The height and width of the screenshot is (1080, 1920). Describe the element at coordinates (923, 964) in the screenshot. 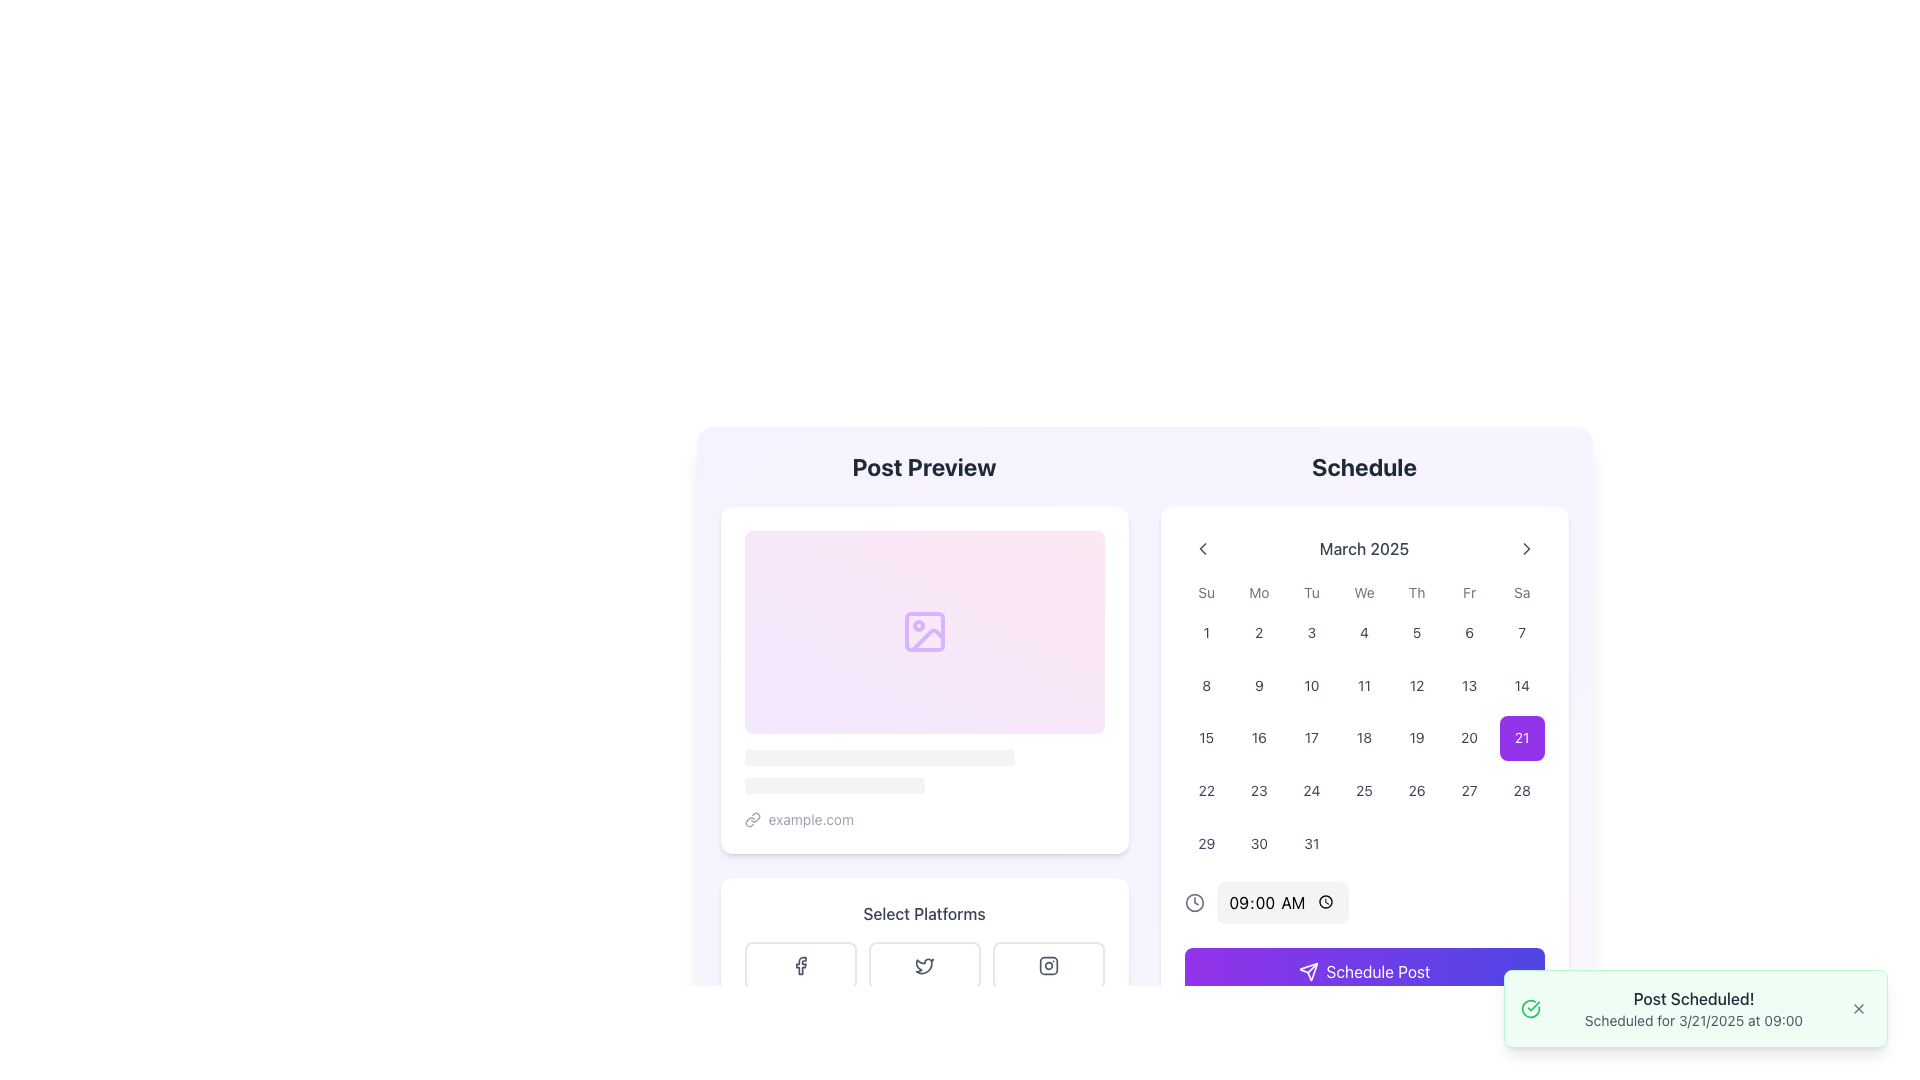

I see `the Twitter icon, represented by a blue outlined bird-shaped SVG graphic` at that location.